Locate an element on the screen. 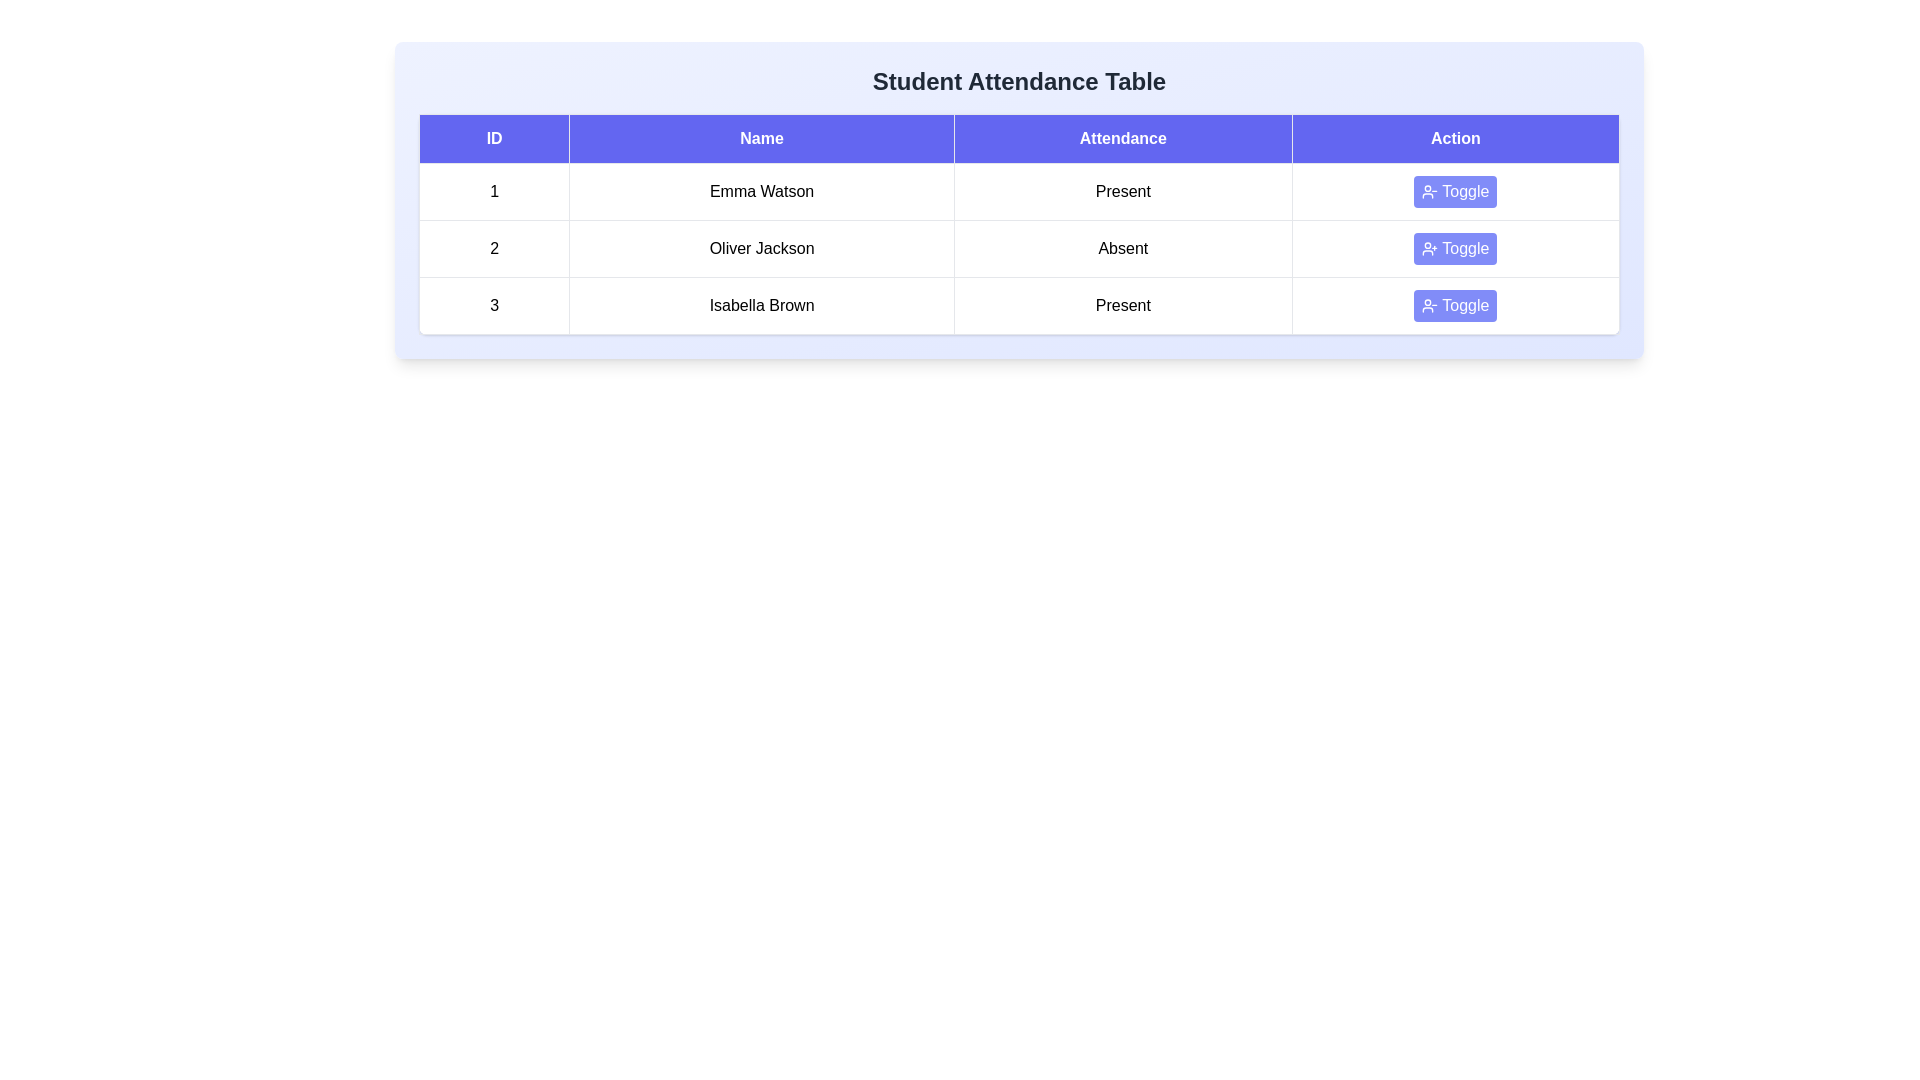  text displayed in the second cell of the first row of the student table under the 'Name' column, which identifies the student in the attendance record is located at coordinates (761, 192).